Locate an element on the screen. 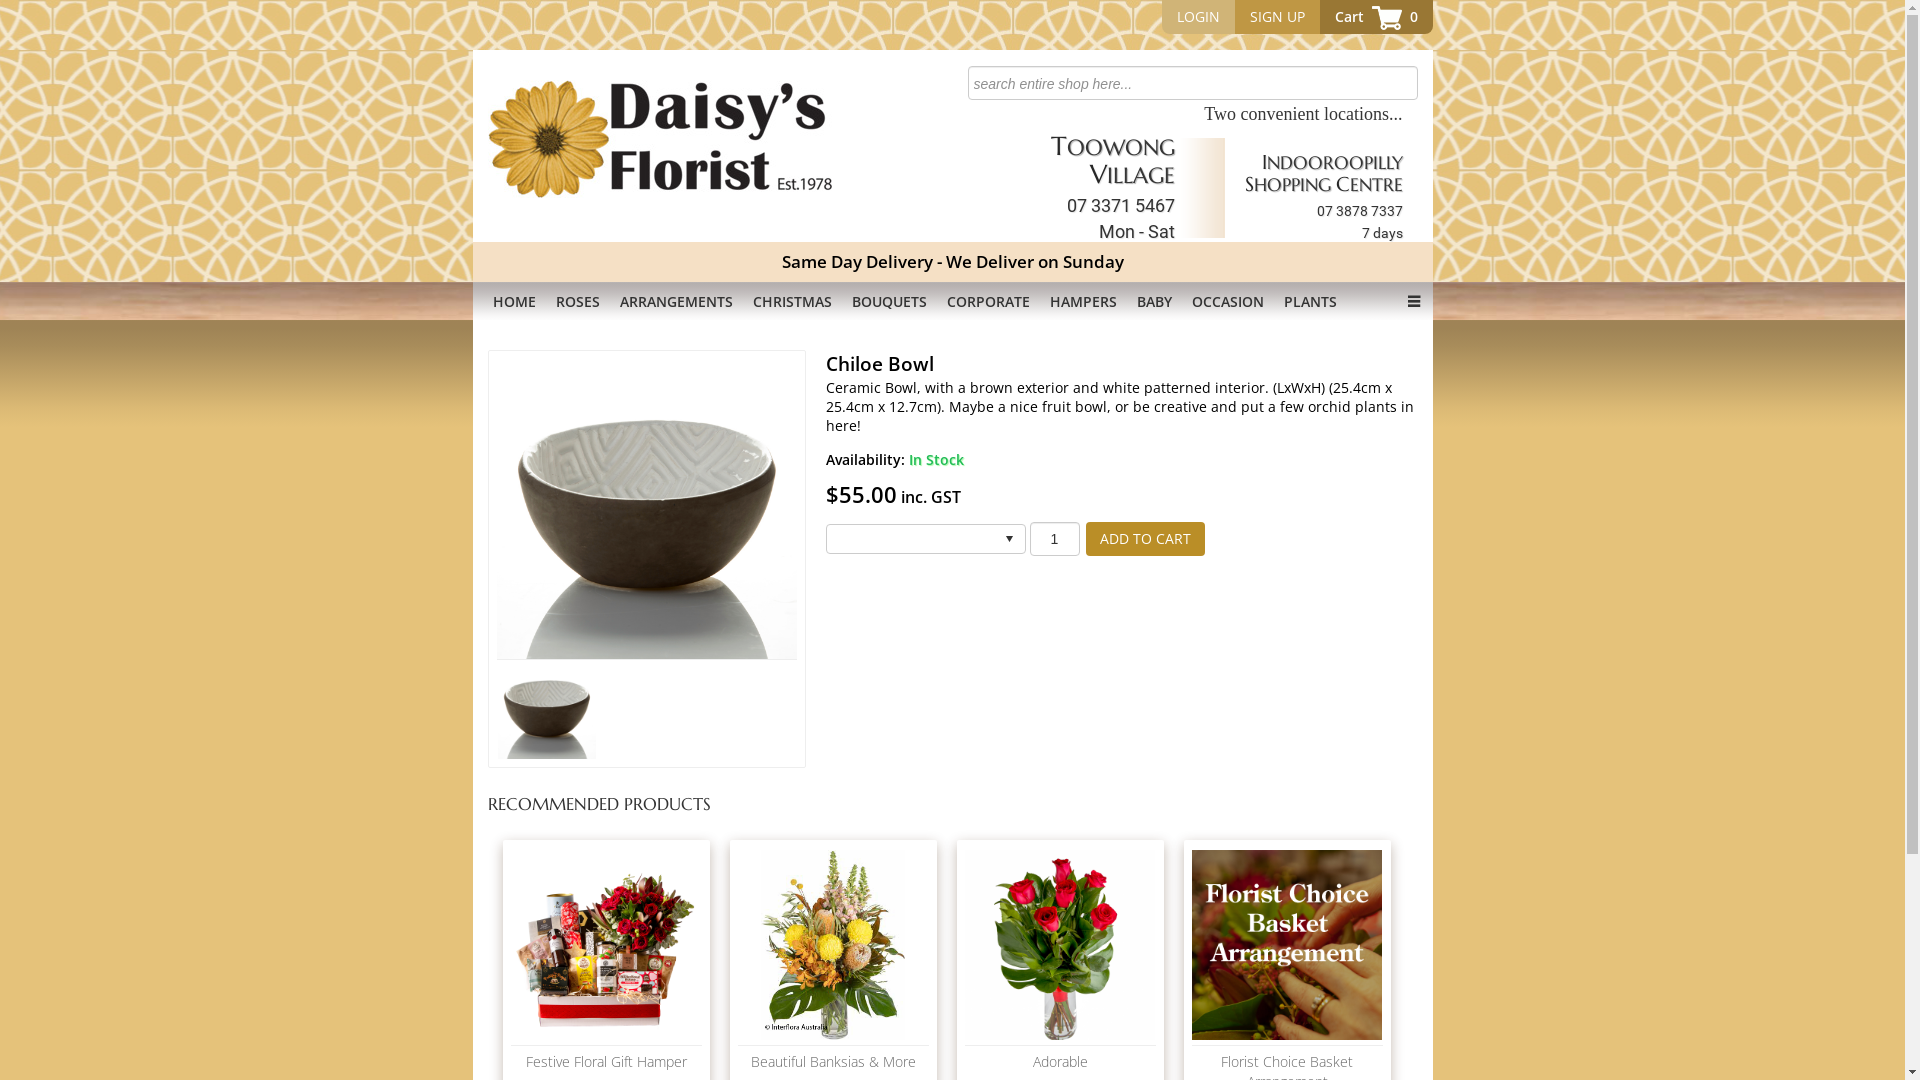 Image resolution: width=1920 pixels, height=1080 pixels. 'INDOOROOPILLY is located at coordinates (1323, 196).